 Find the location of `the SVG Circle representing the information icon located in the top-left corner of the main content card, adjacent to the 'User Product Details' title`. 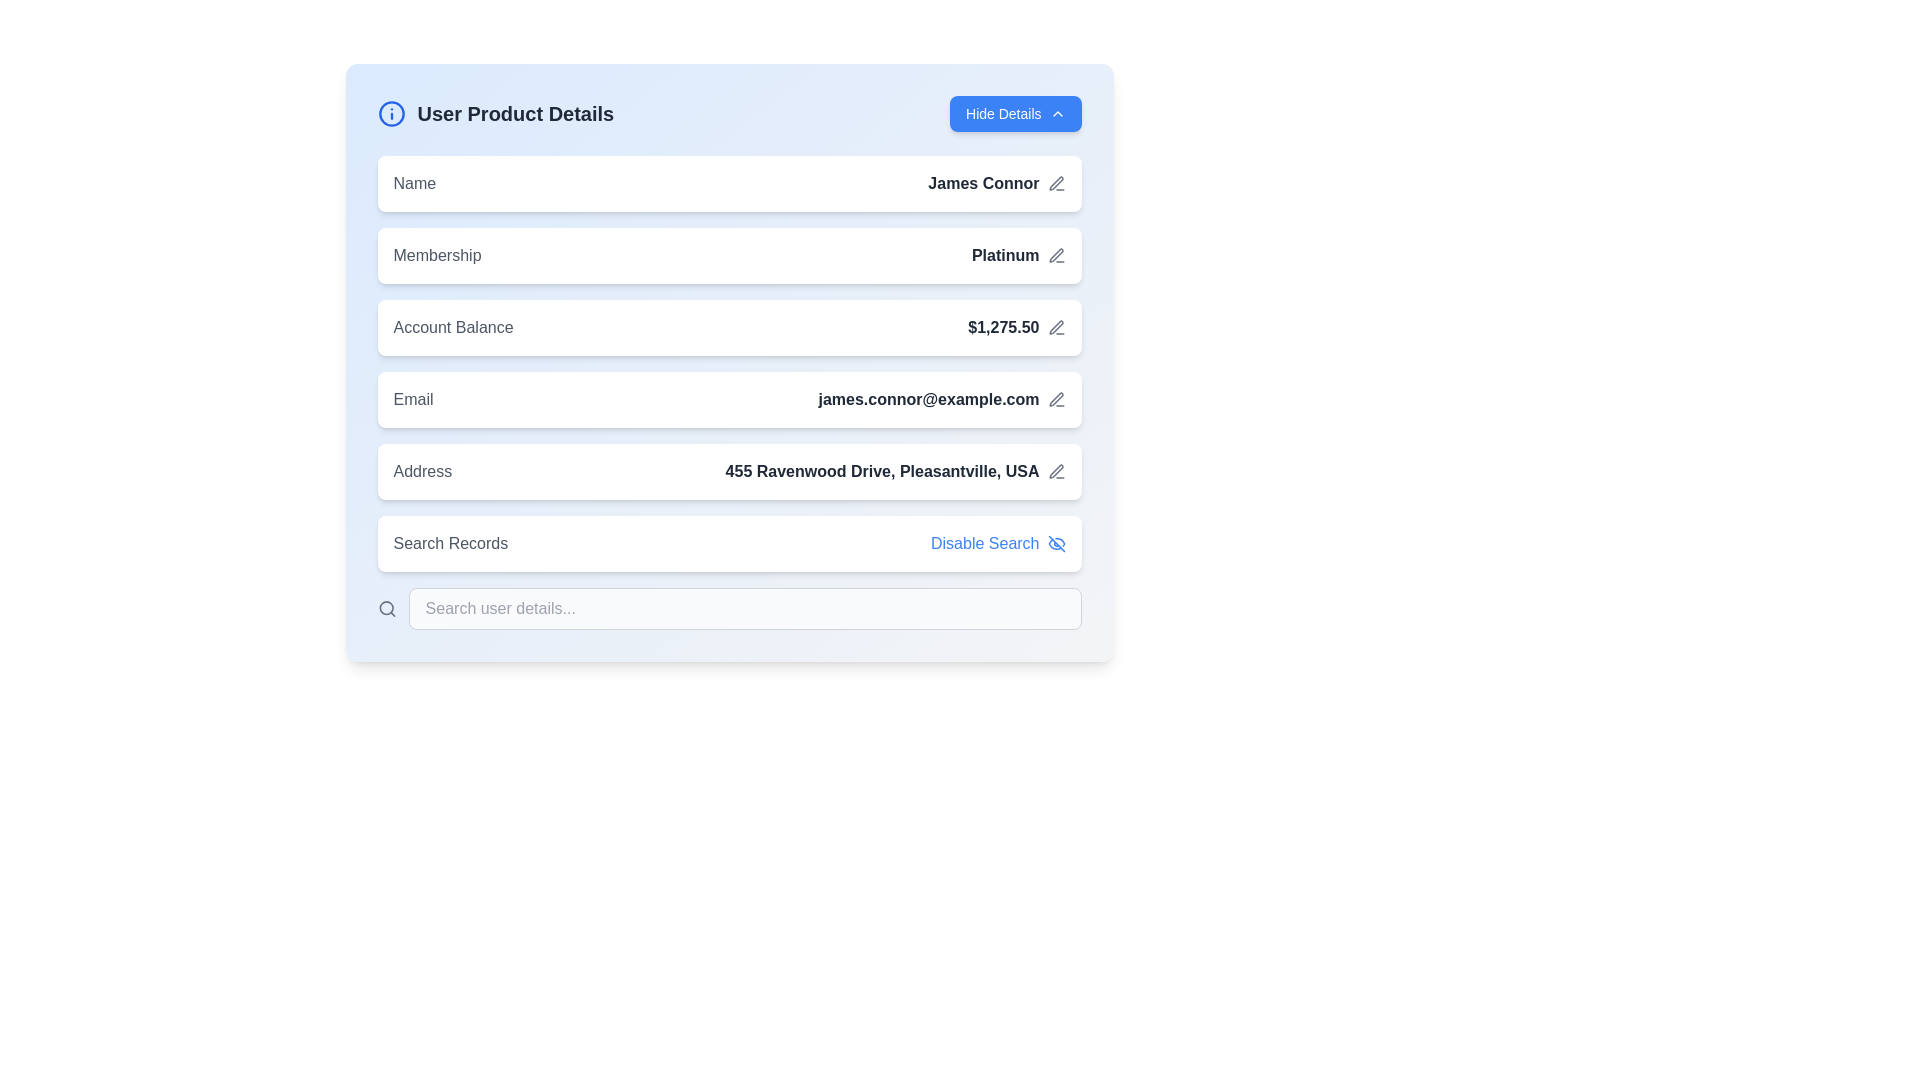

the SVG Circle representing the information icon located in the top-left corner of the main content card, adjacent to the 'User Product Details' title is located at coordinates (391, 114).